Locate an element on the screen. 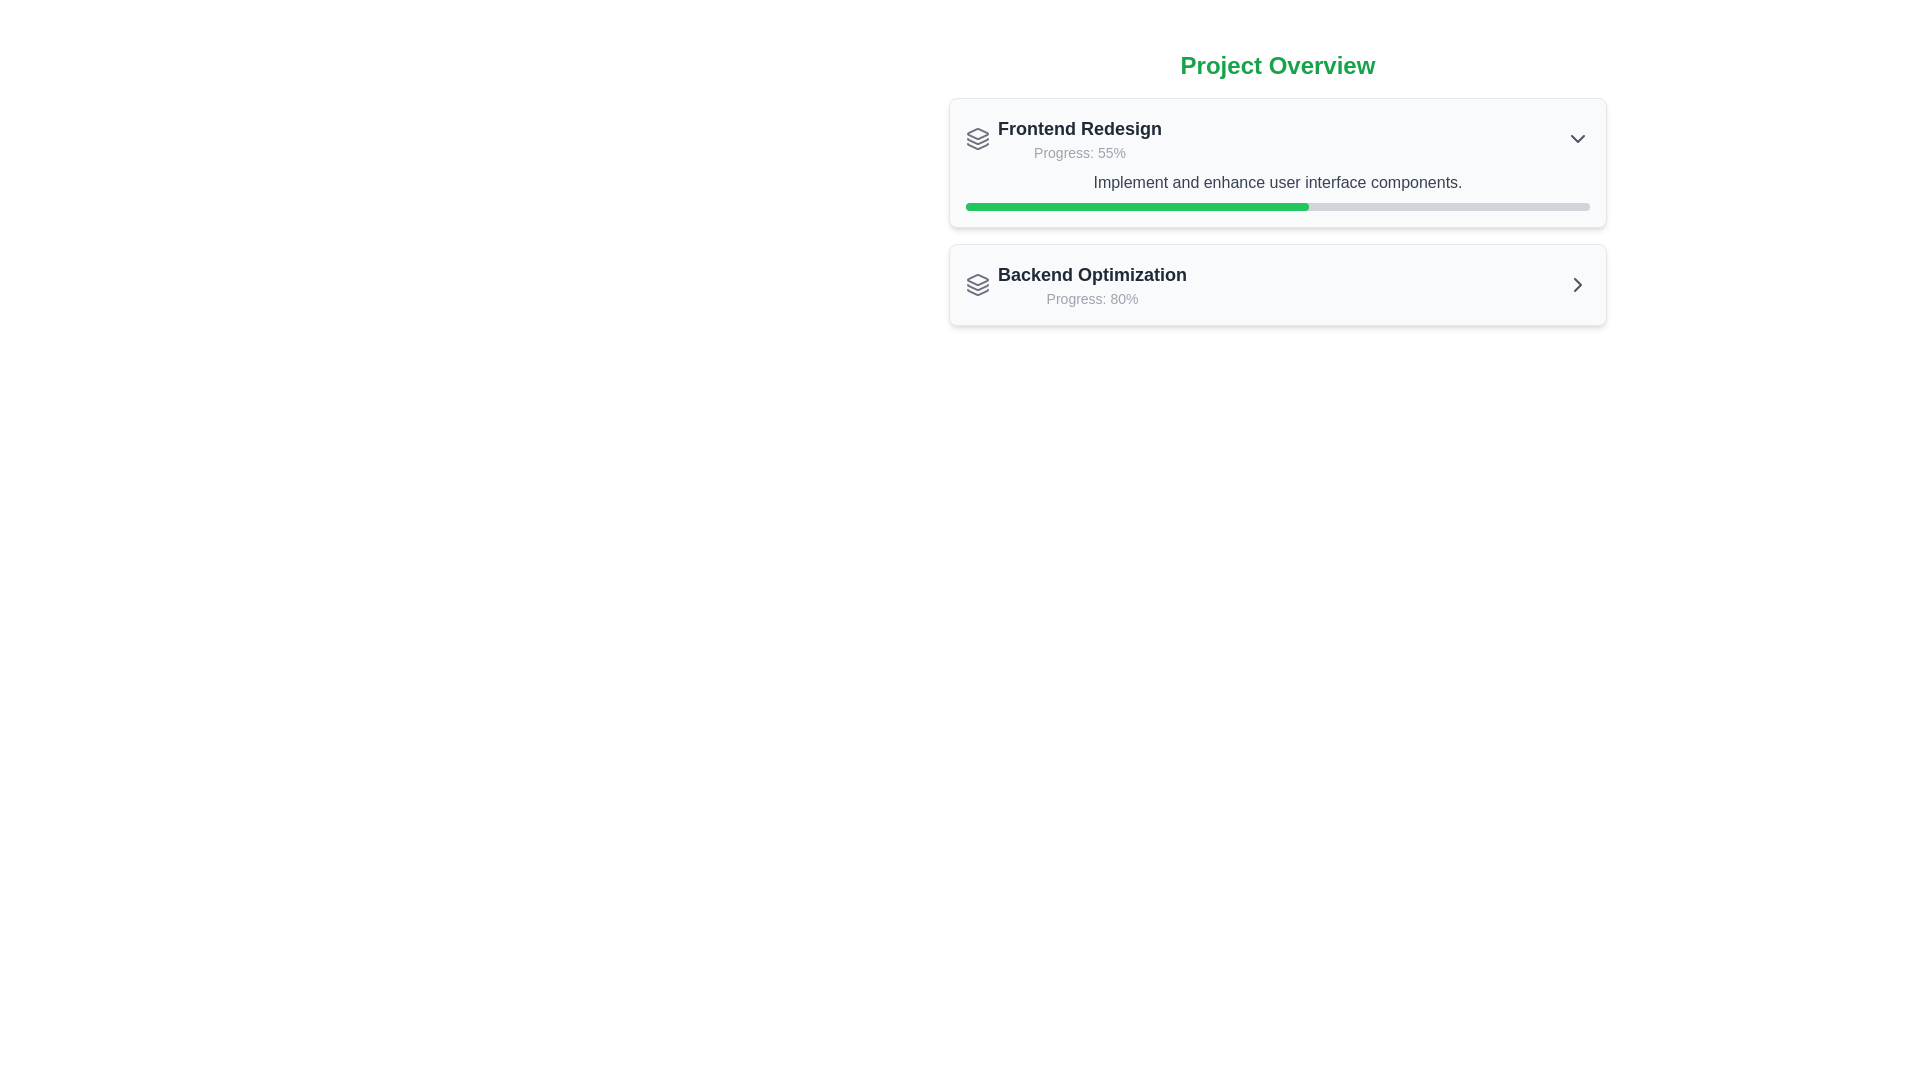 Image resolution: width=1920 pixels, height=1080 pixels. the text display showing 'Progress: 80%' located below the title 'Backend Optimization' is located at coordinates (1091, 299).